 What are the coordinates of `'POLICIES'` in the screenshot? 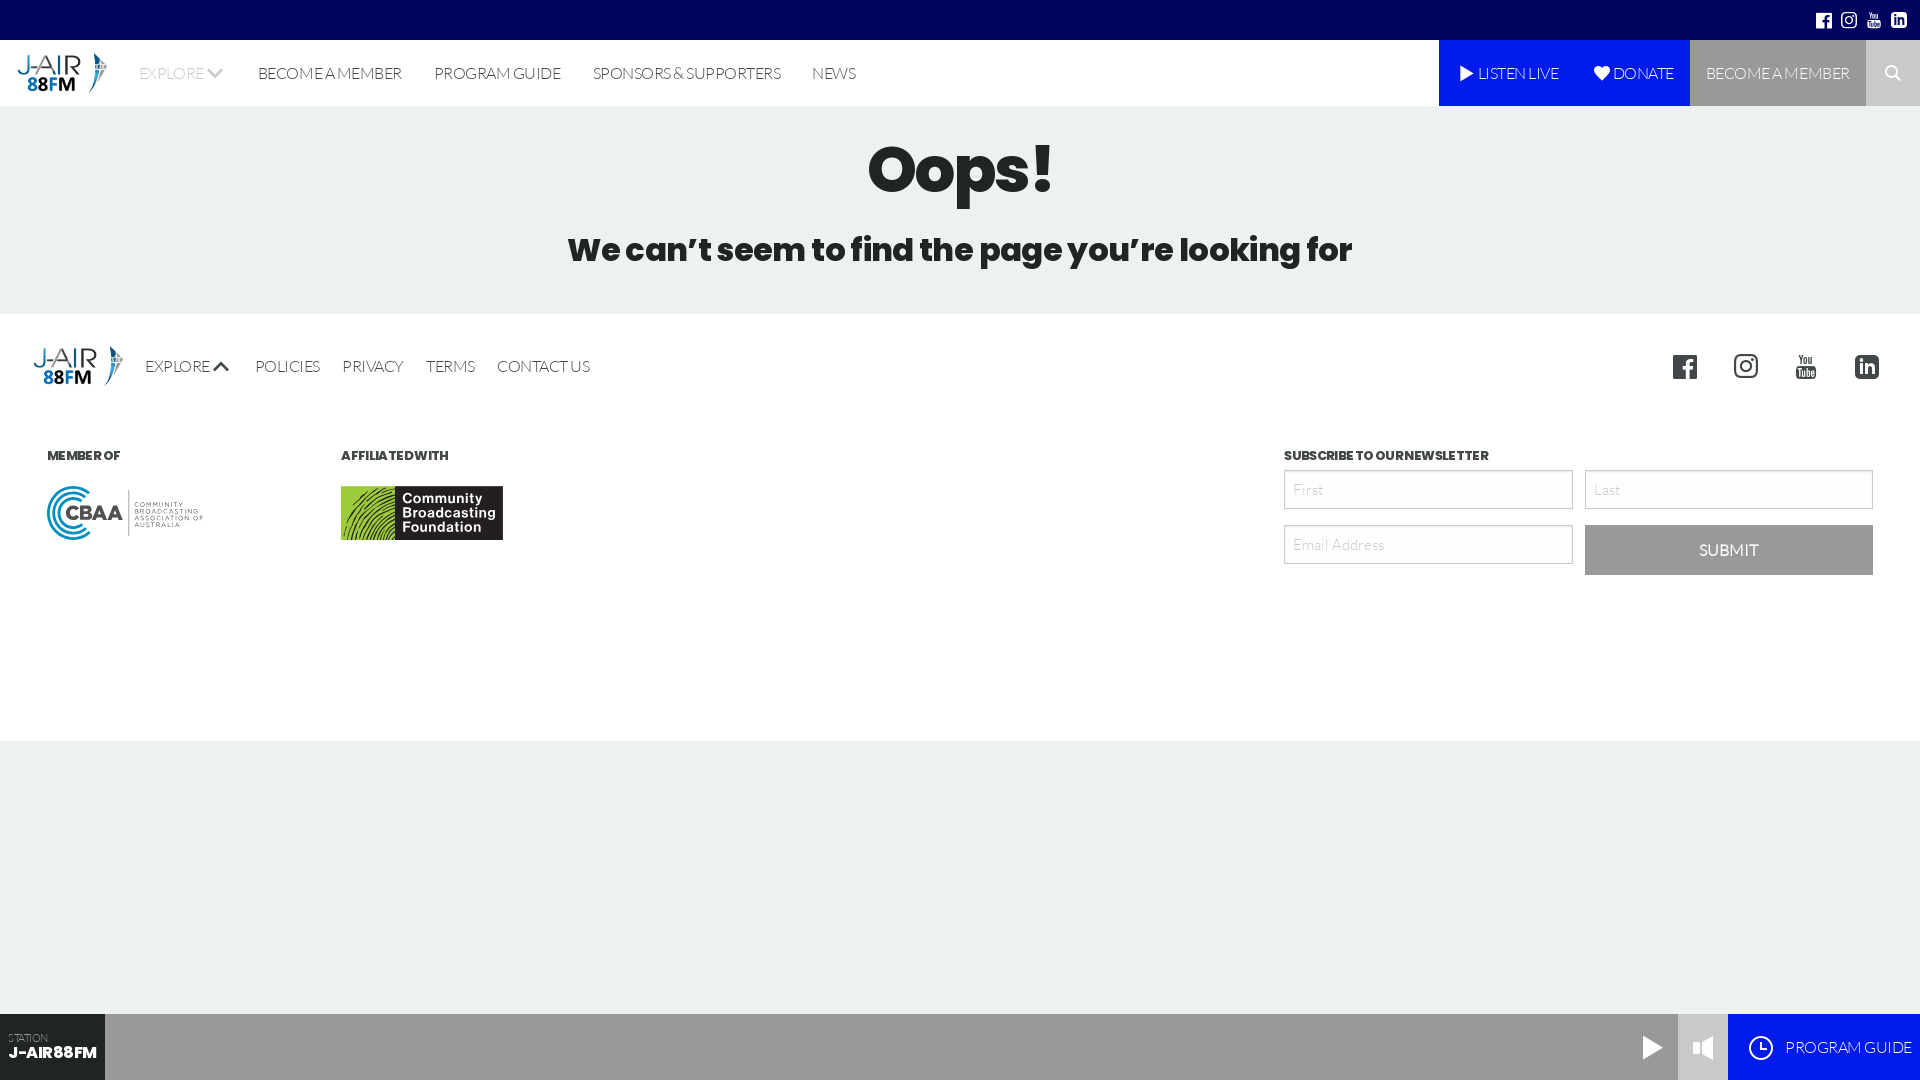 It's located at (242, 366).